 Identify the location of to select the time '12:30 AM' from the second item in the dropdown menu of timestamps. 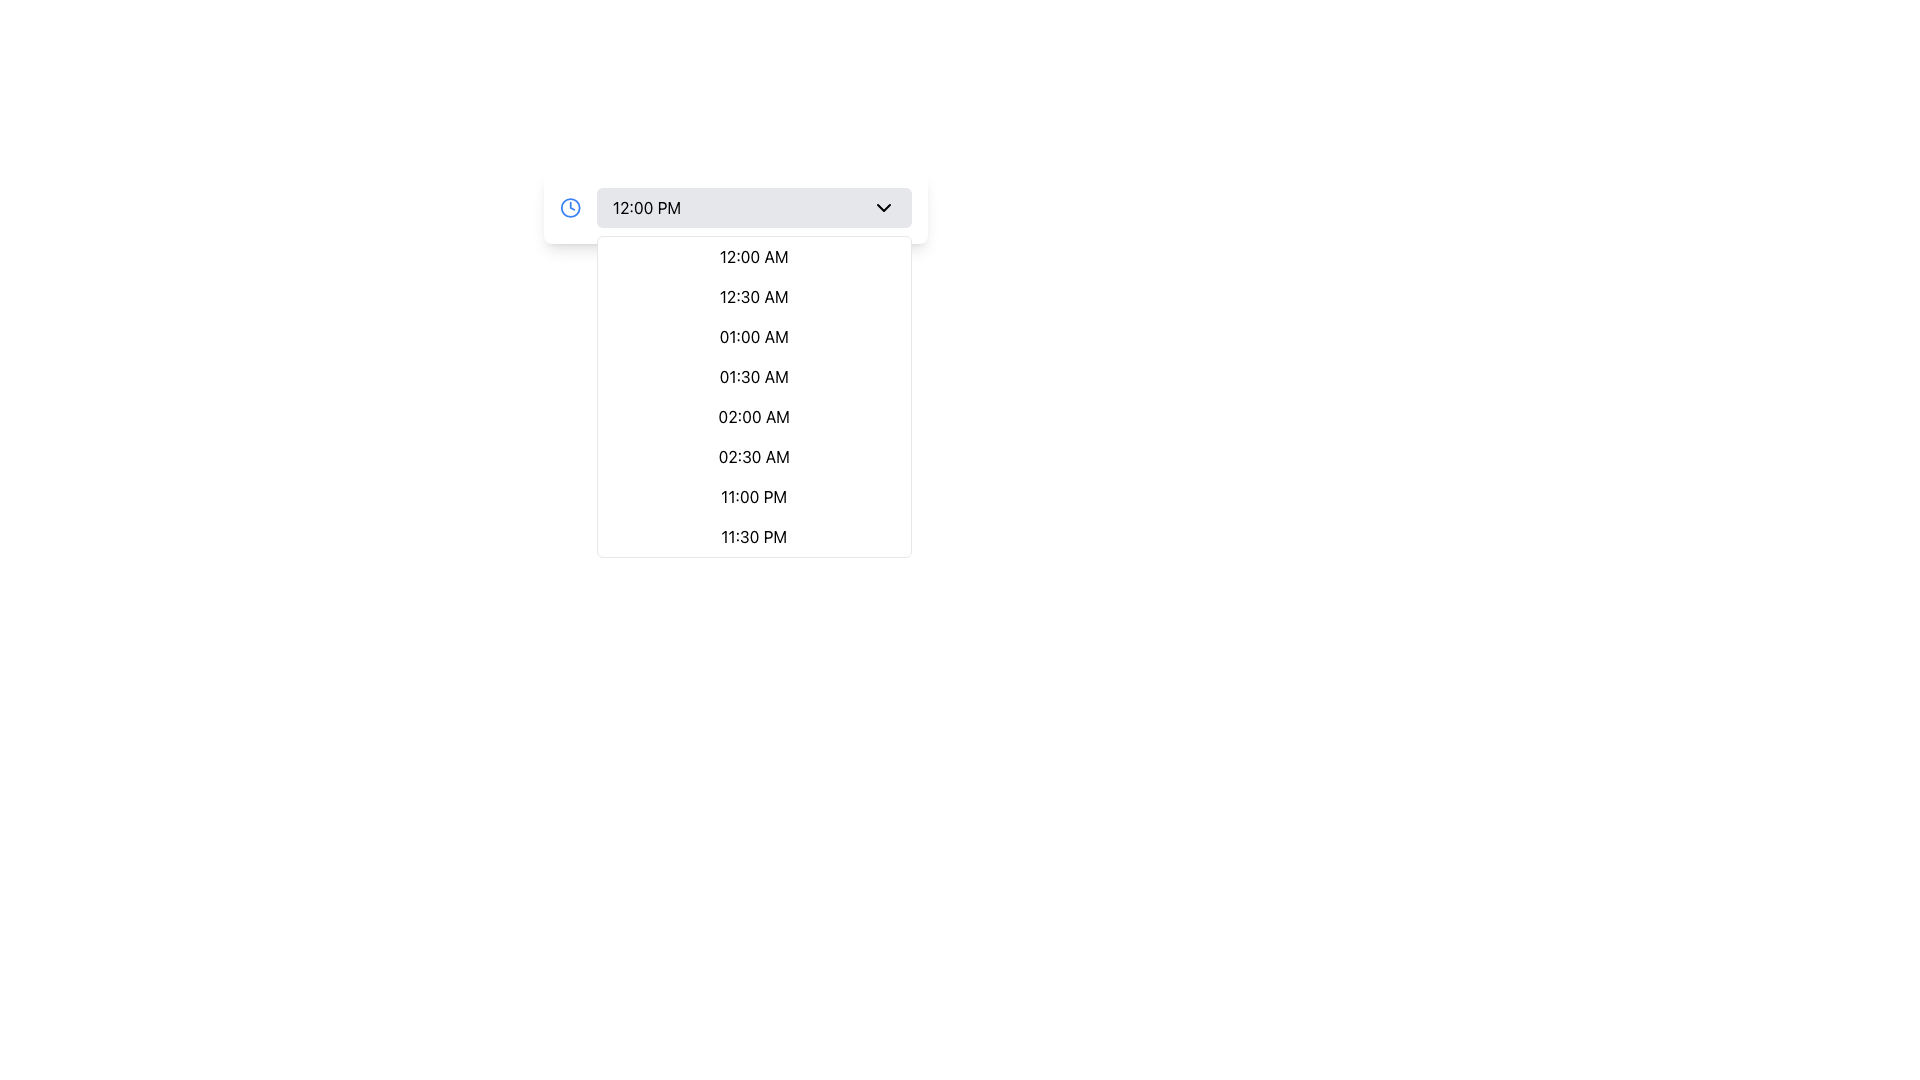
(753, 297).